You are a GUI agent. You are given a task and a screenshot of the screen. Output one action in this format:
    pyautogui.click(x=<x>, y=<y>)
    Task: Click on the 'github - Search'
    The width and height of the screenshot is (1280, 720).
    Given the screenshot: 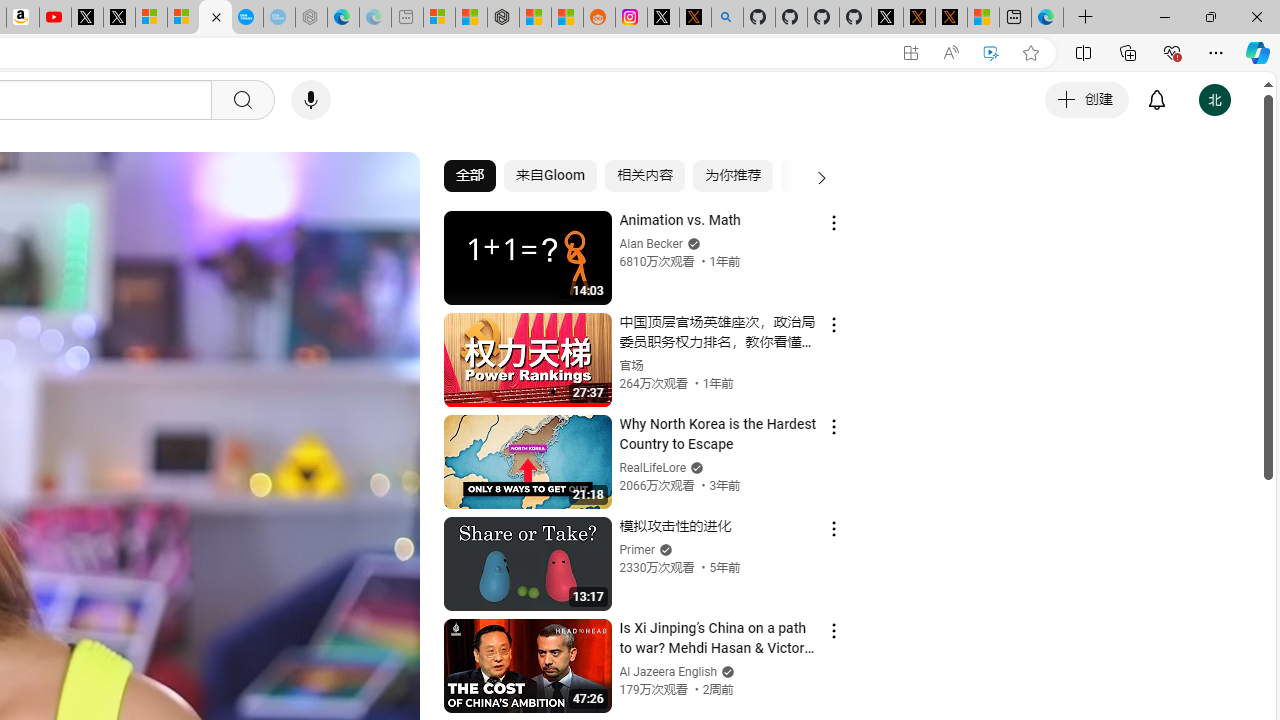 What is the action you would take?
    pyautogui.click(x=726, y=17)
    